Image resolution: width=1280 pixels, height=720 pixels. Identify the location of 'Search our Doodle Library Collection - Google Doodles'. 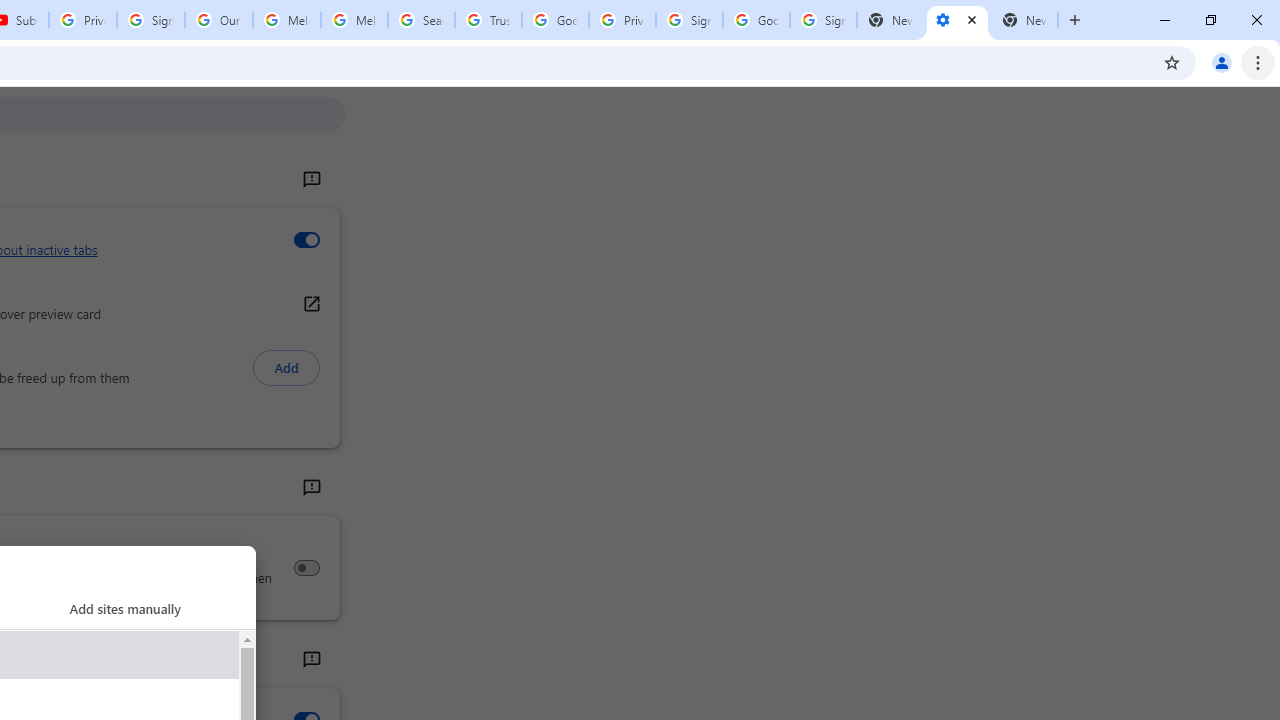
(420, 20).